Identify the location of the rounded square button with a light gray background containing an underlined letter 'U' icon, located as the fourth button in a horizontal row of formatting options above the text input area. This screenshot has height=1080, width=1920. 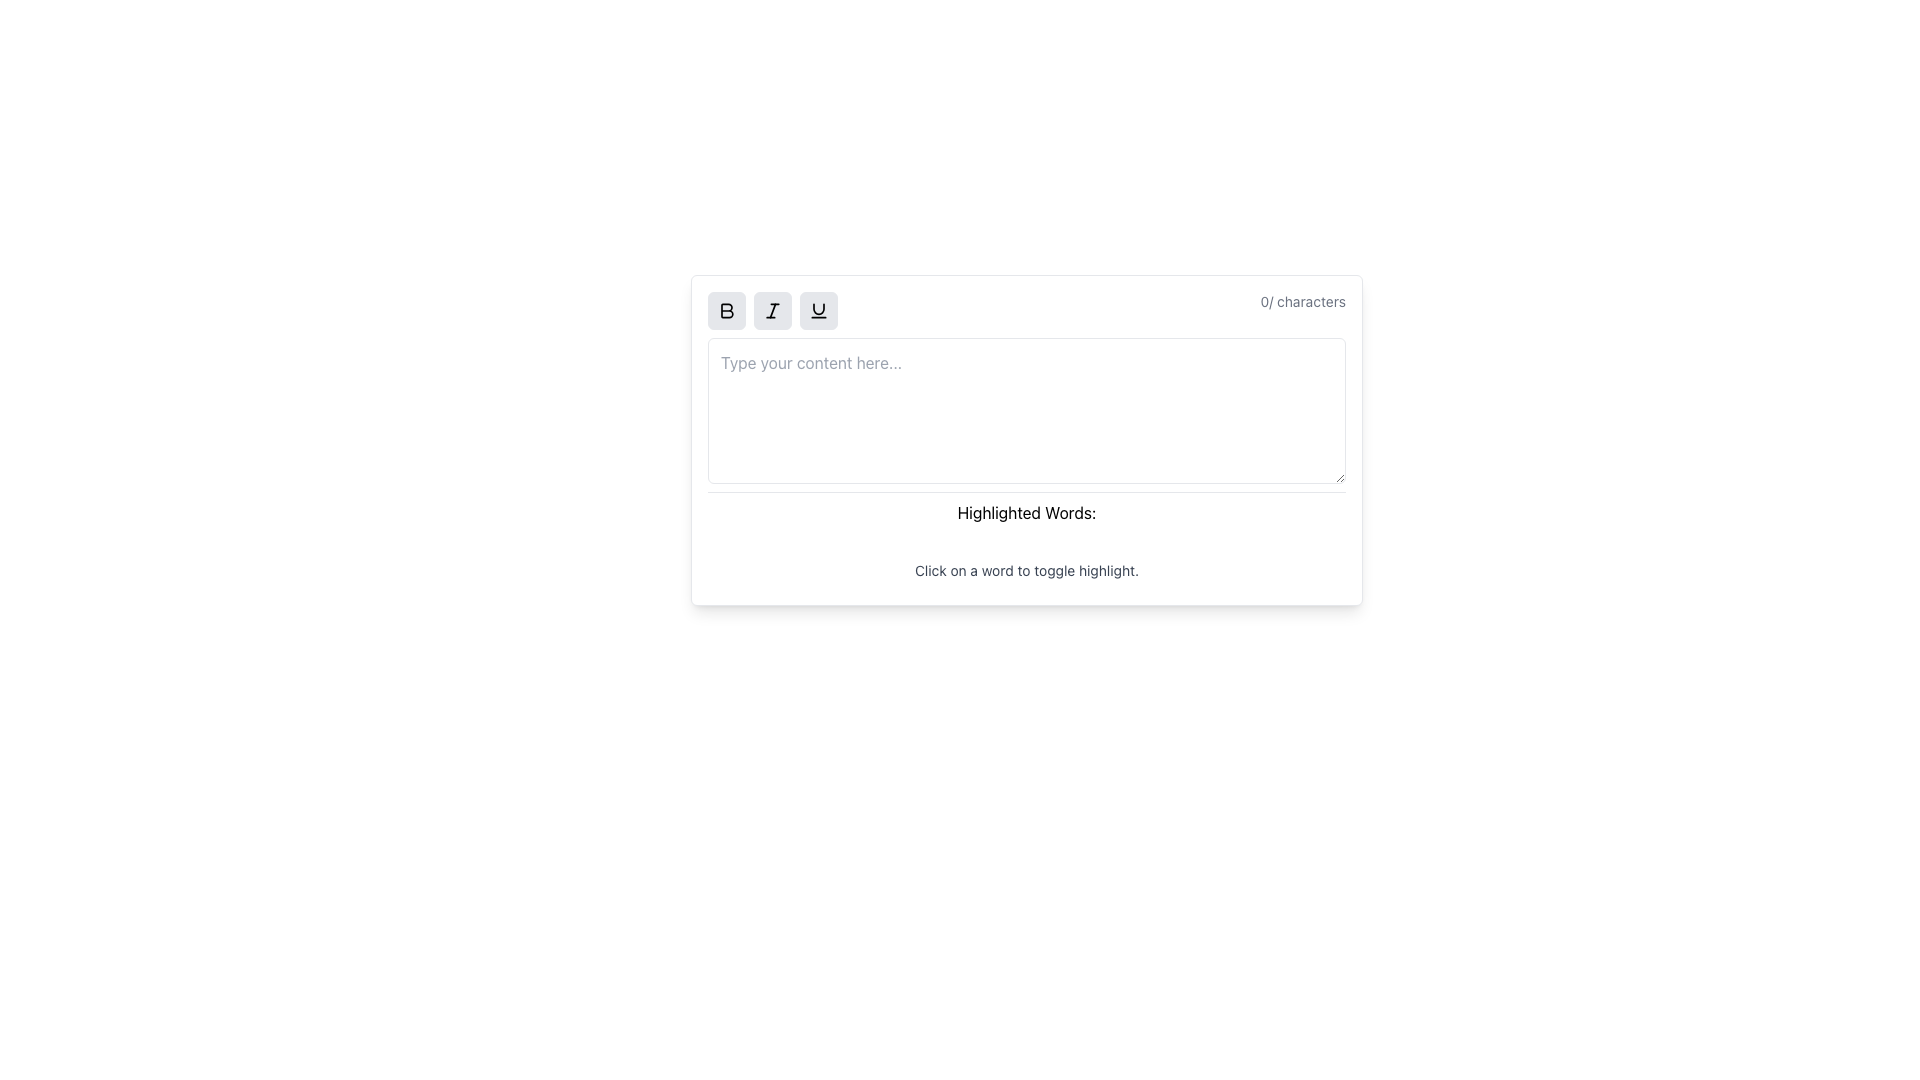
(819, 311).